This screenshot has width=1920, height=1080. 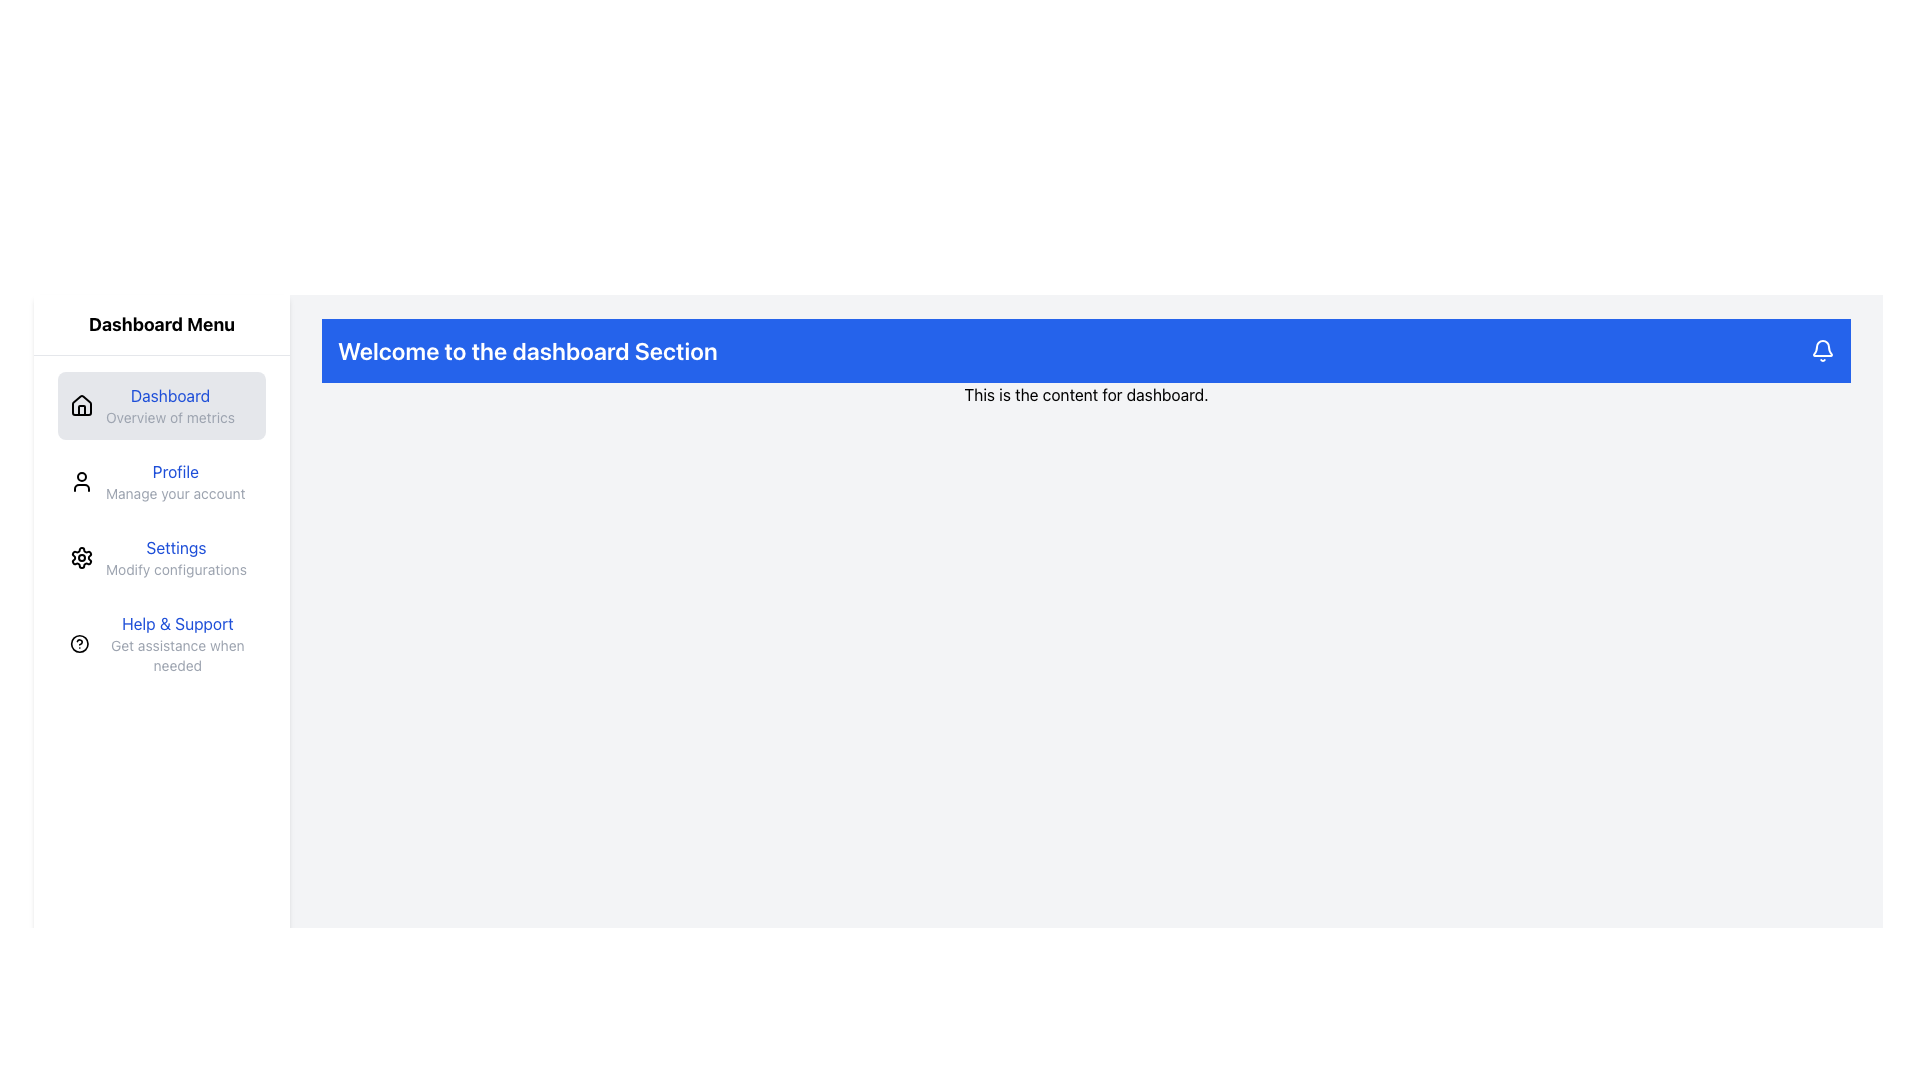 What do you see at coordinates (175, 493) in the screenshot?
I see `the text label that provides additional information about the 'Profile' menu option for accessibility tools` at bounding box center [175, 493].